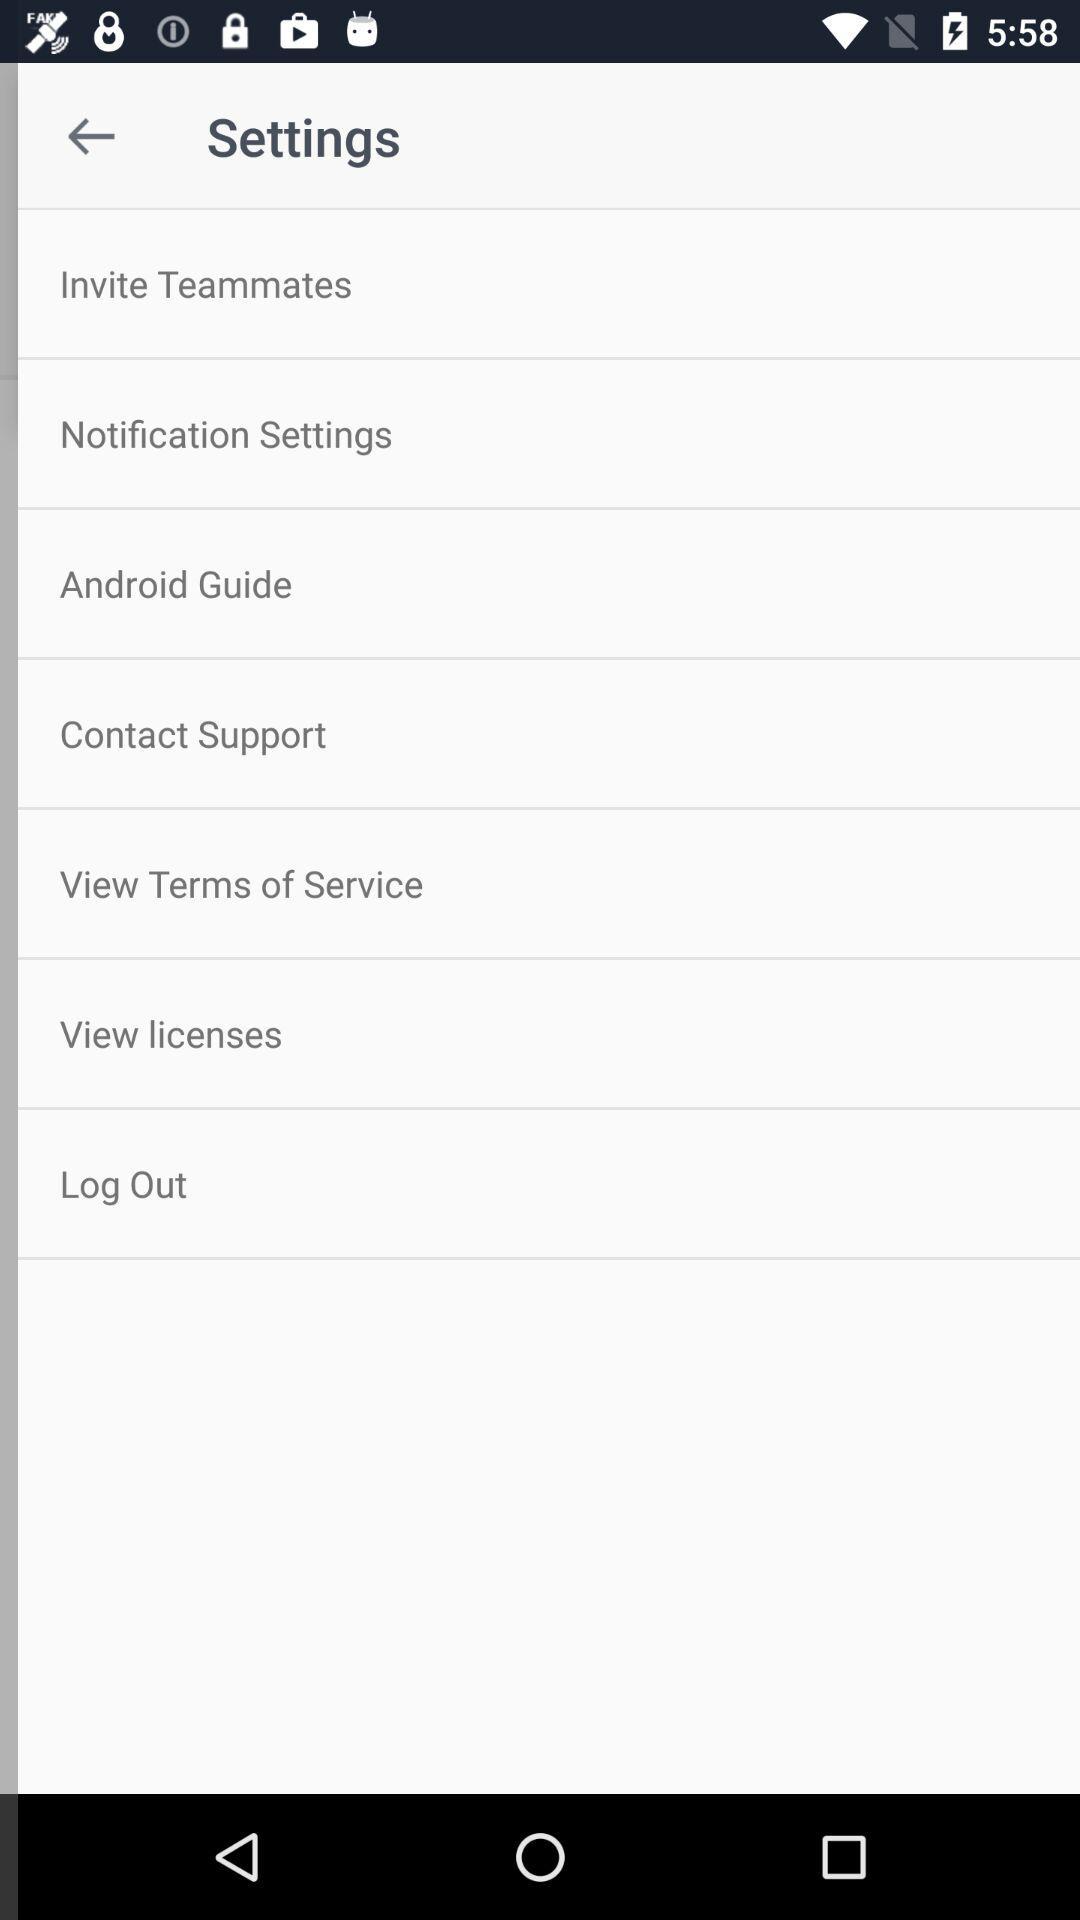 This screenshot has height=1920, width=1080. What do you see at coordinates (540, 432) in the screenshot?
I see `item above android guide` at bounding box center [540, 432].